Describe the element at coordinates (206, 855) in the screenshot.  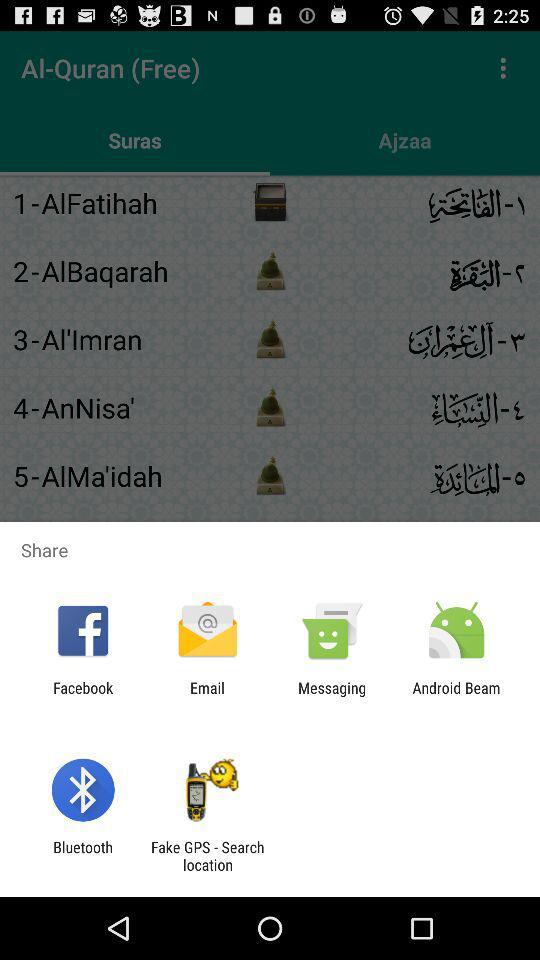
I see `icon to the right of bluetooth icon` at that location.